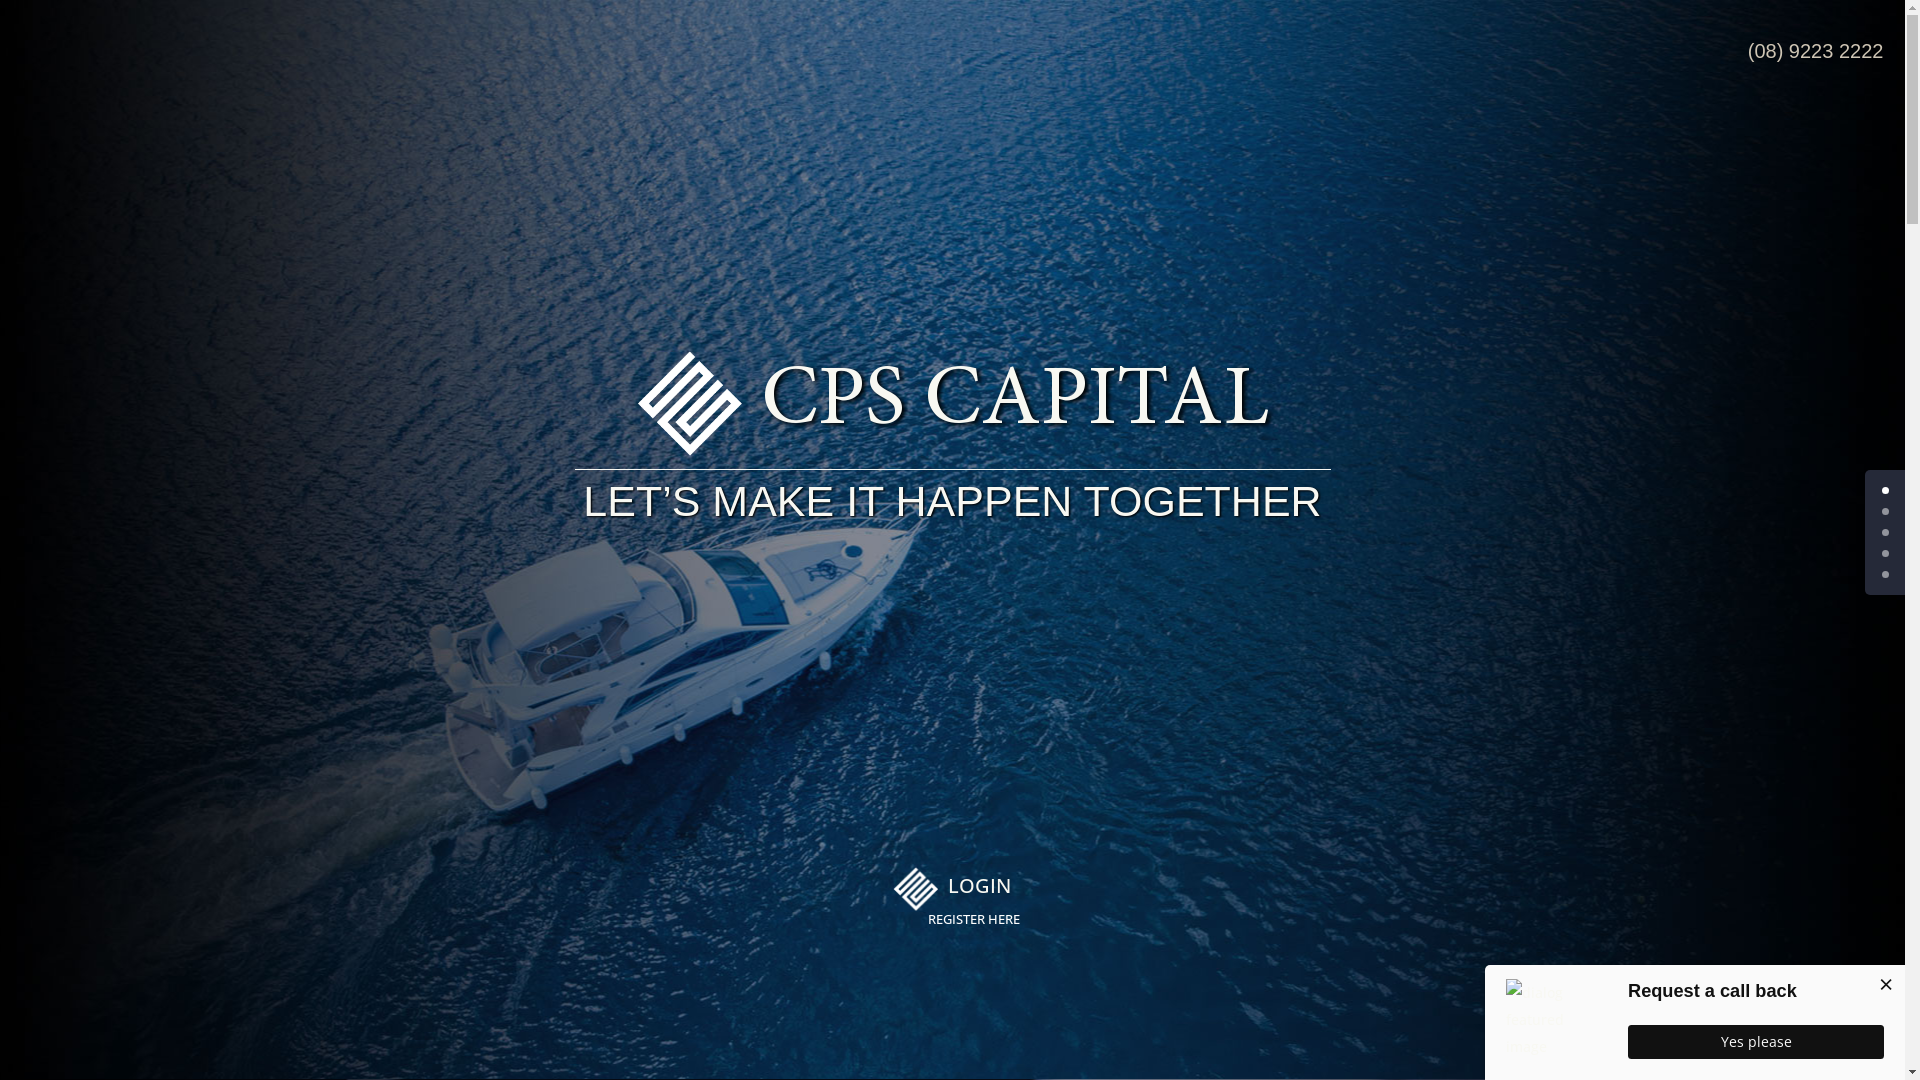 This screenshot has height=1080, width=1920. Describe the element at coordinates (914, 888) in the screenshot. I see `'CPS_Capital_Tile_Only_REV'` at that location.